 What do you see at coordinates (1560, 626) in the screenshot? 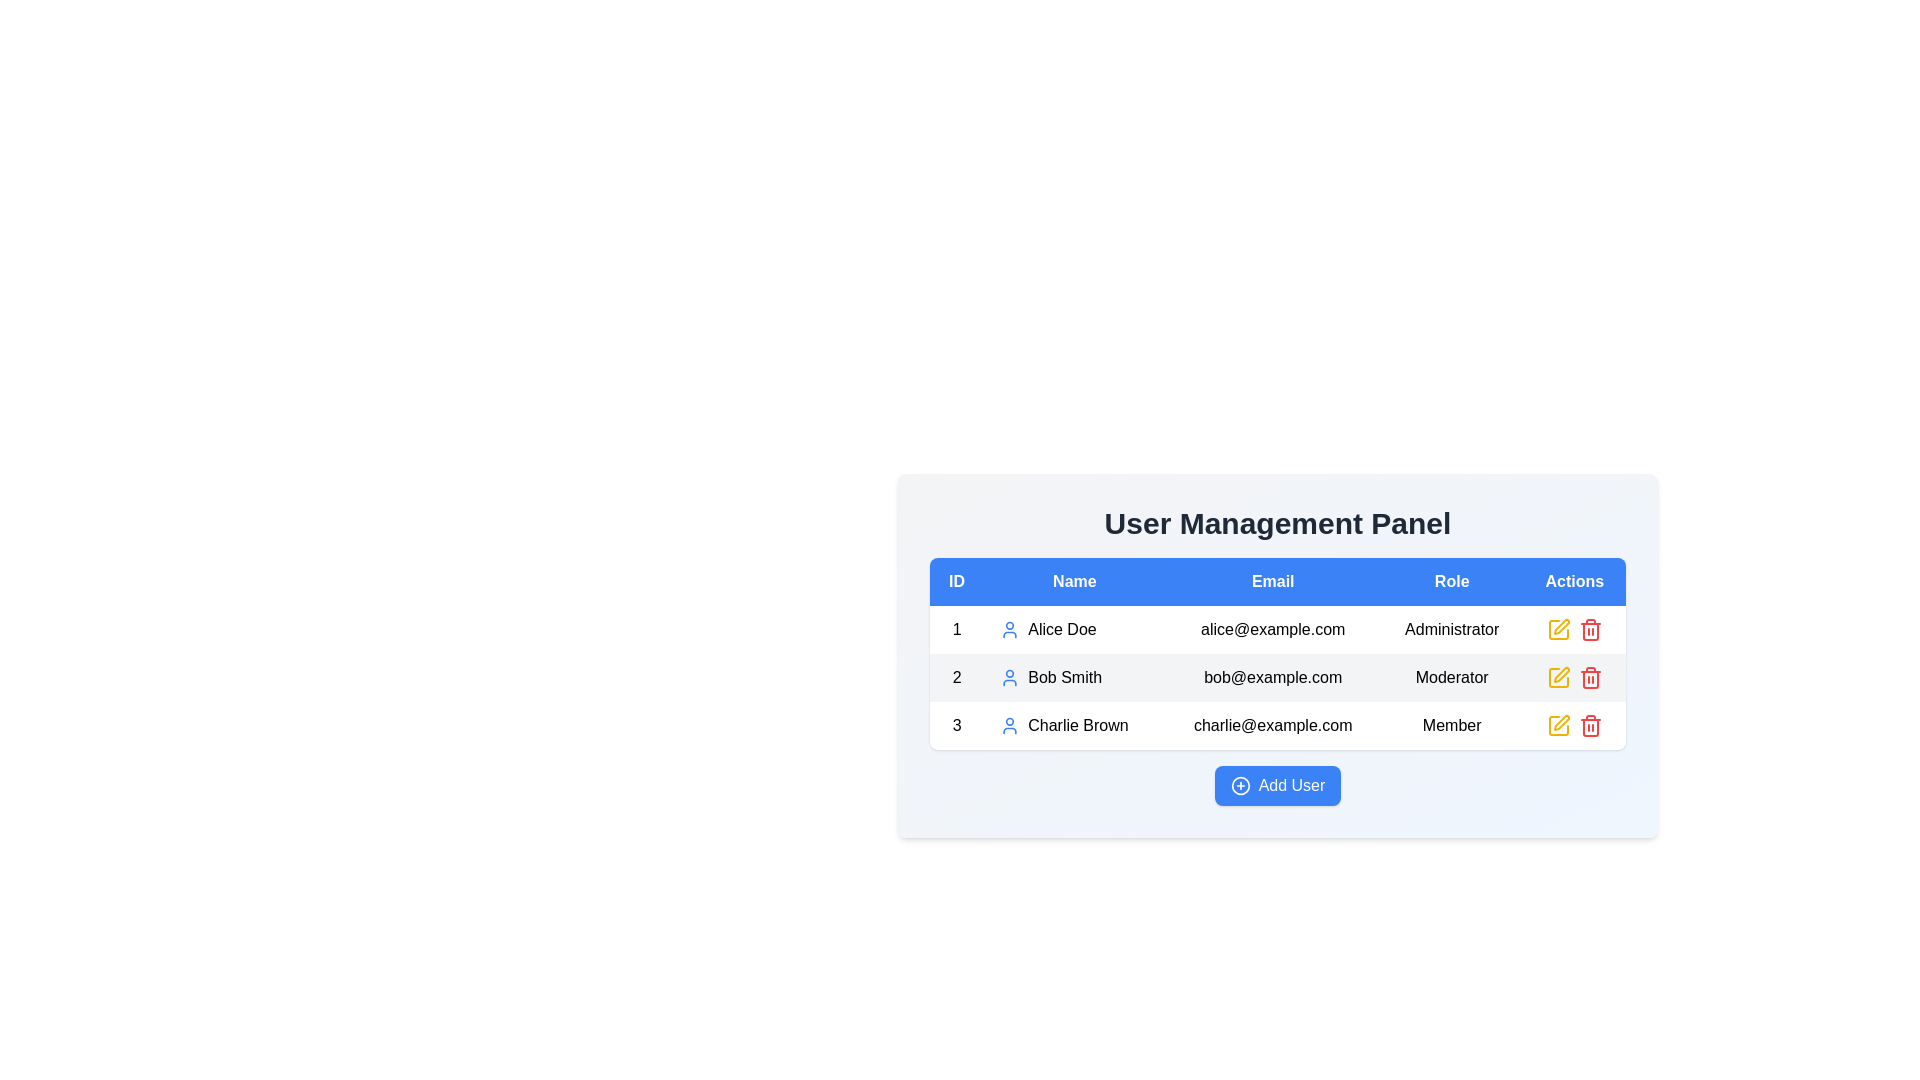
I see `the edit icon button located in the 'Actions' column of the user management table for the user 'Bob Smith'` at bounding box center [1560, 626].